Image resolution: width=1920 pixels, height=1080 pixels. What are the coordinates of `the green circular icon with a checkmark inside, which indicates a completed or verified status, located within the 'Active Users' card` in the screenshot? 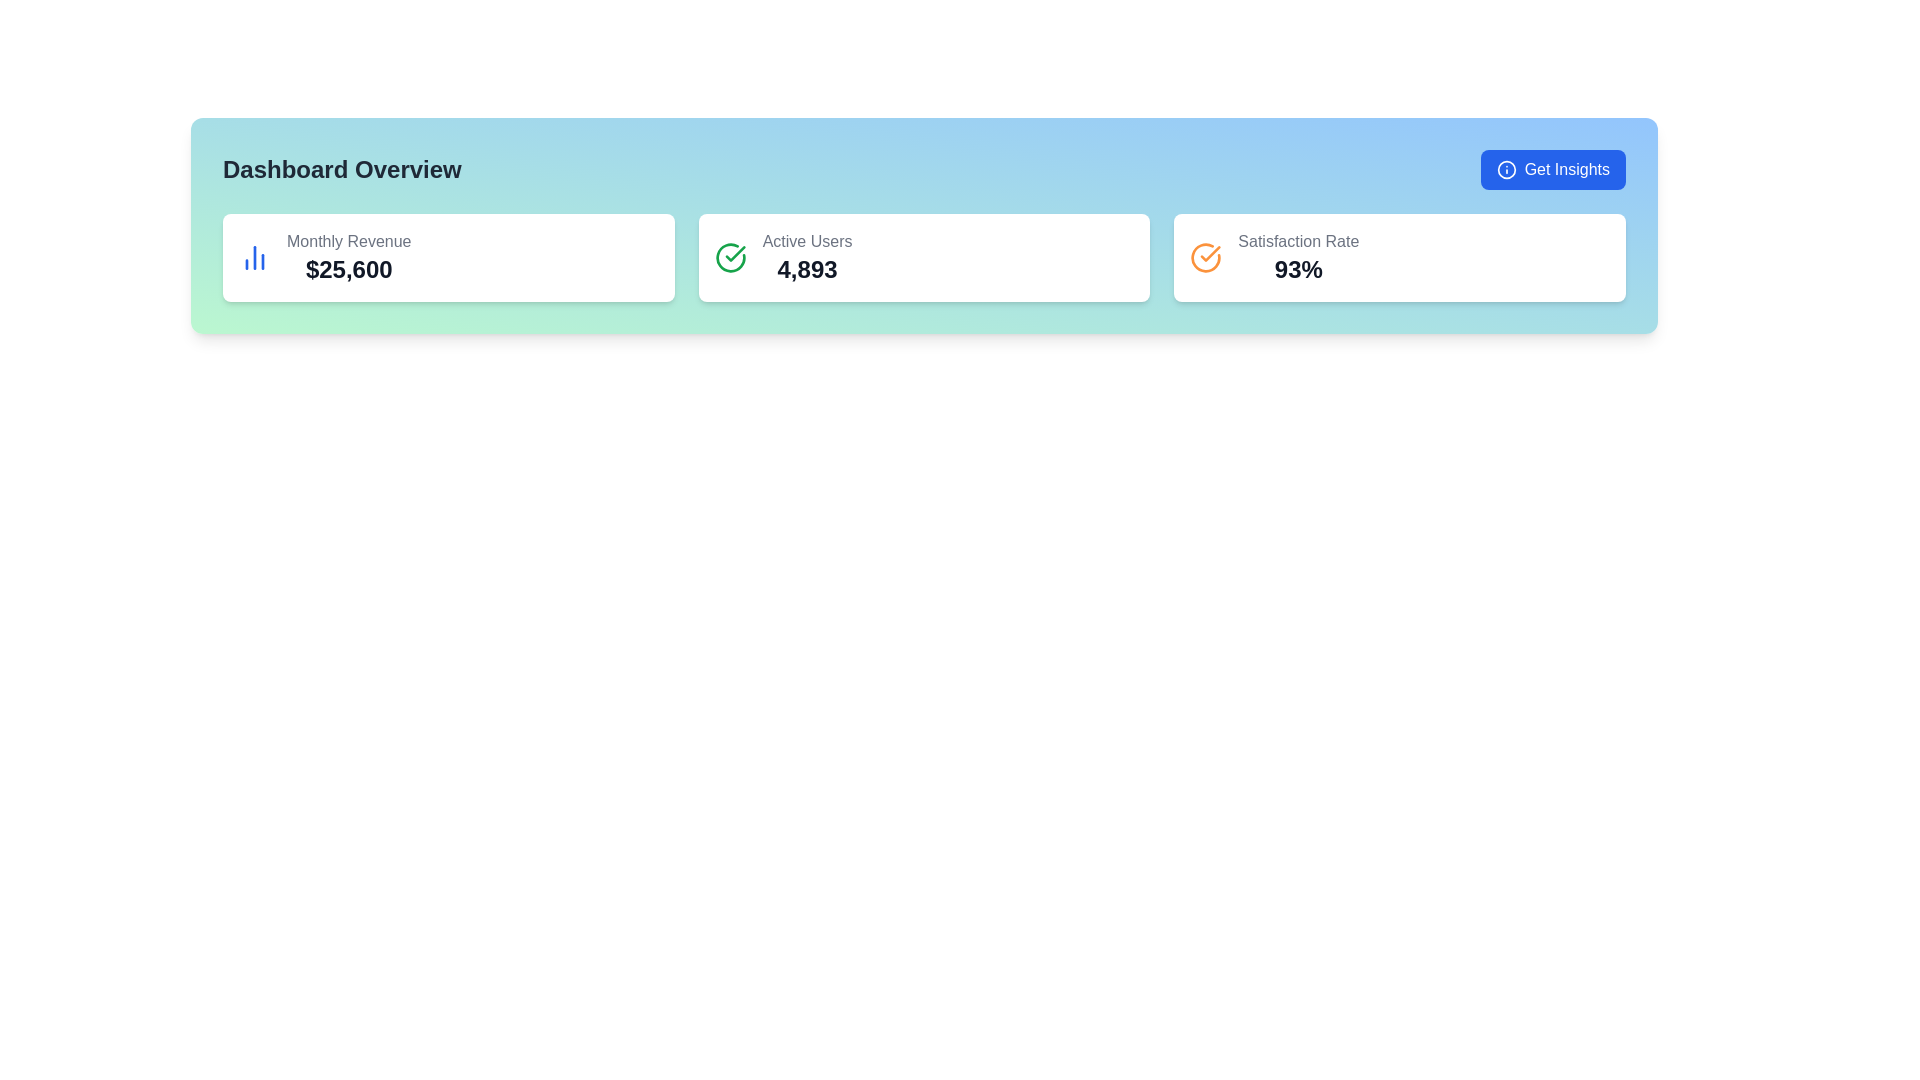 It's located at (729, 257).